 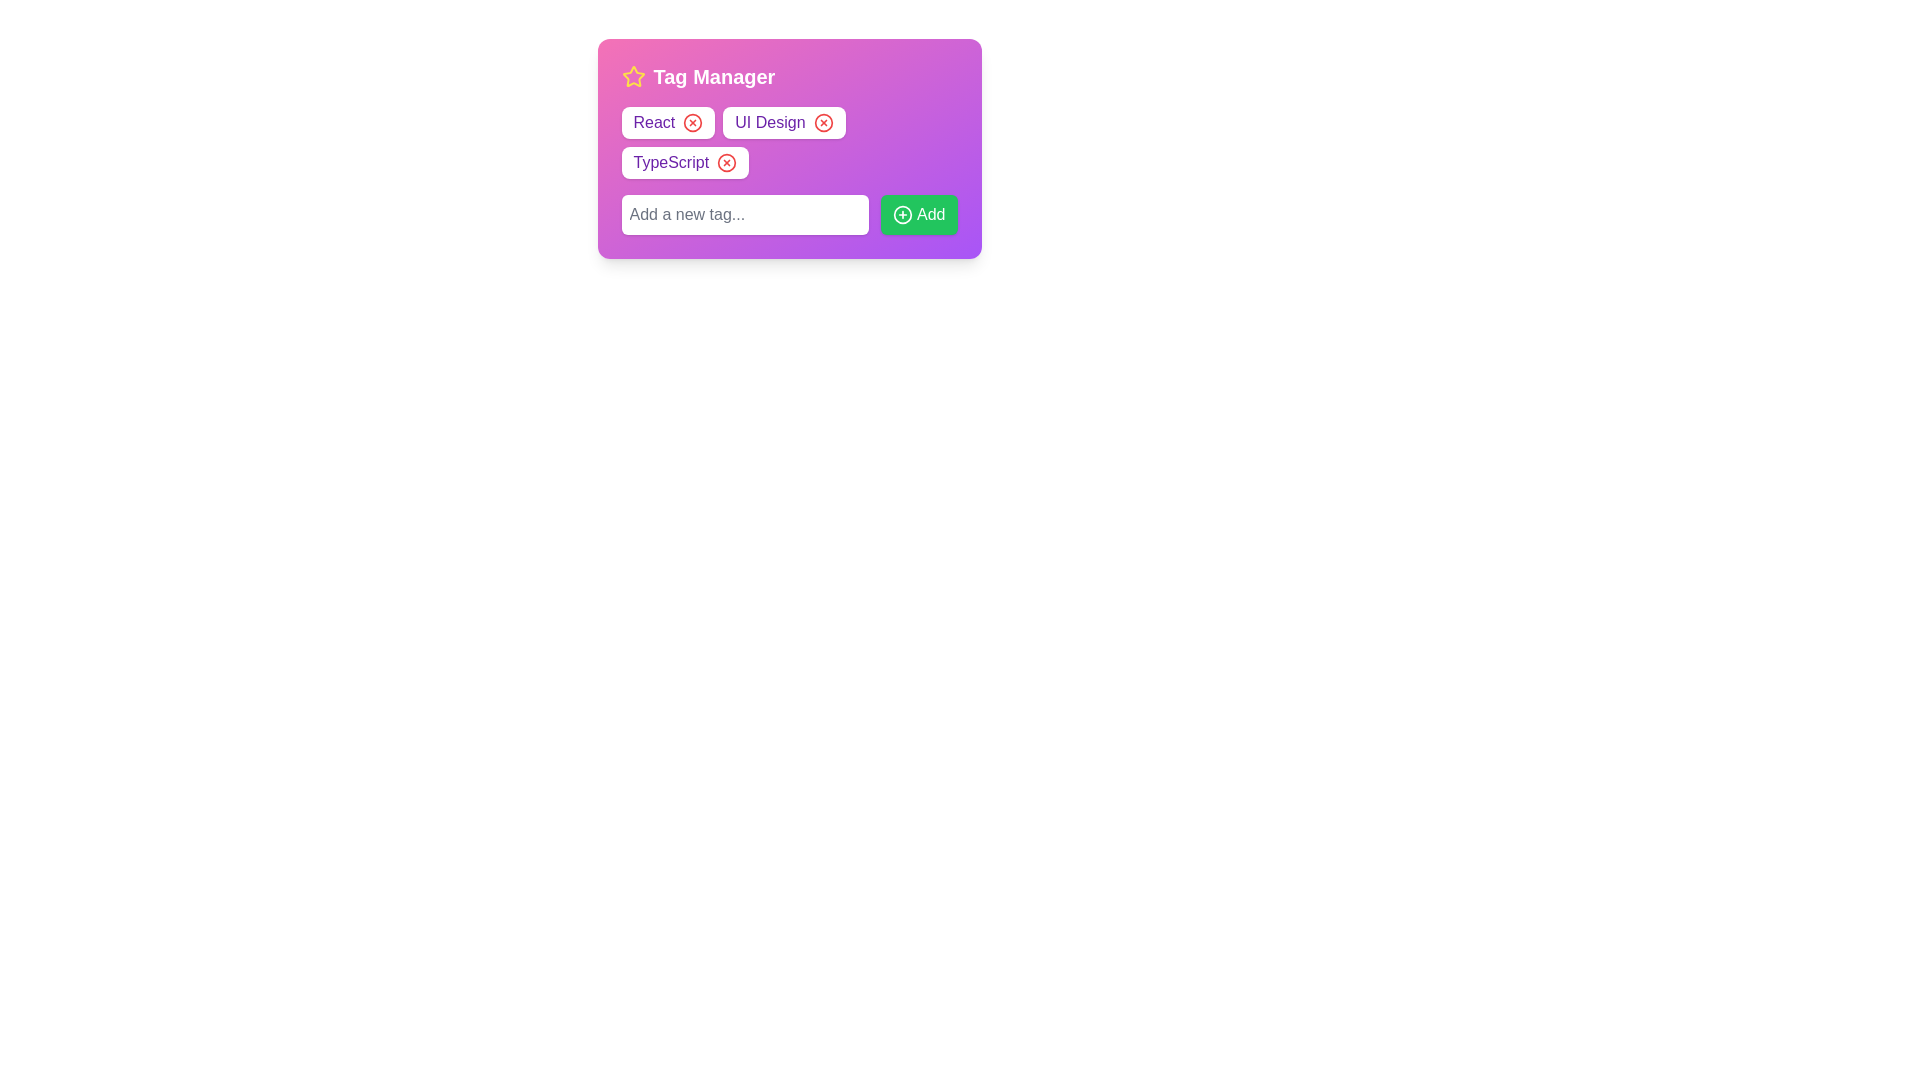 What do you see at coordinates (783, 123) in the screenshot?
I see `the close icon on the 'UI Design' tag` at bounding box center [783, 123].